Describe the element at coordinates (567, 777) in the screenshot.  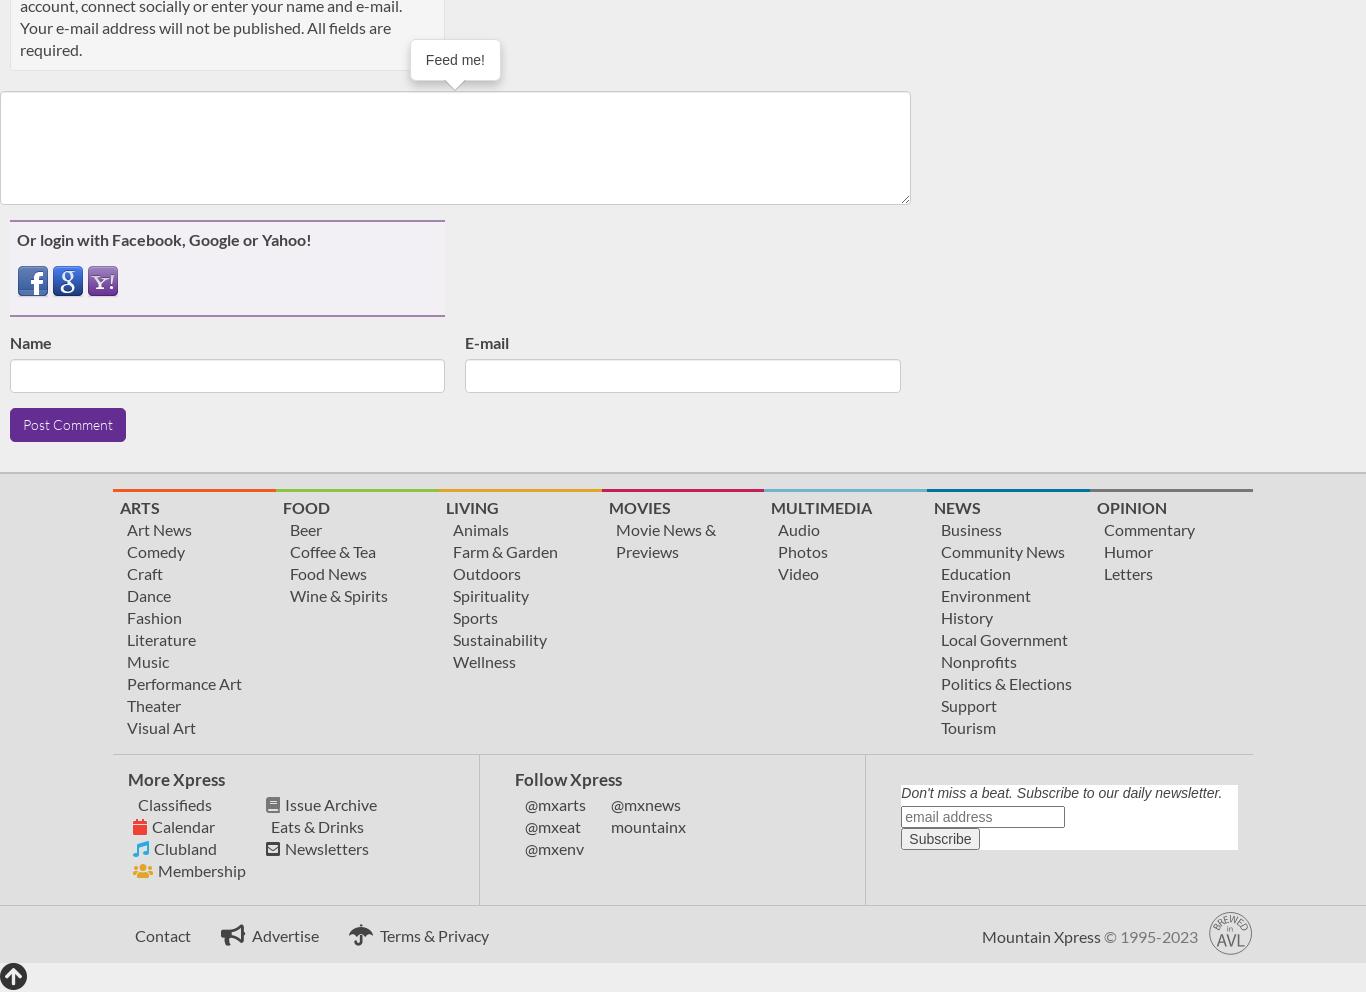
I see `'Follow Xpress'` at that location.